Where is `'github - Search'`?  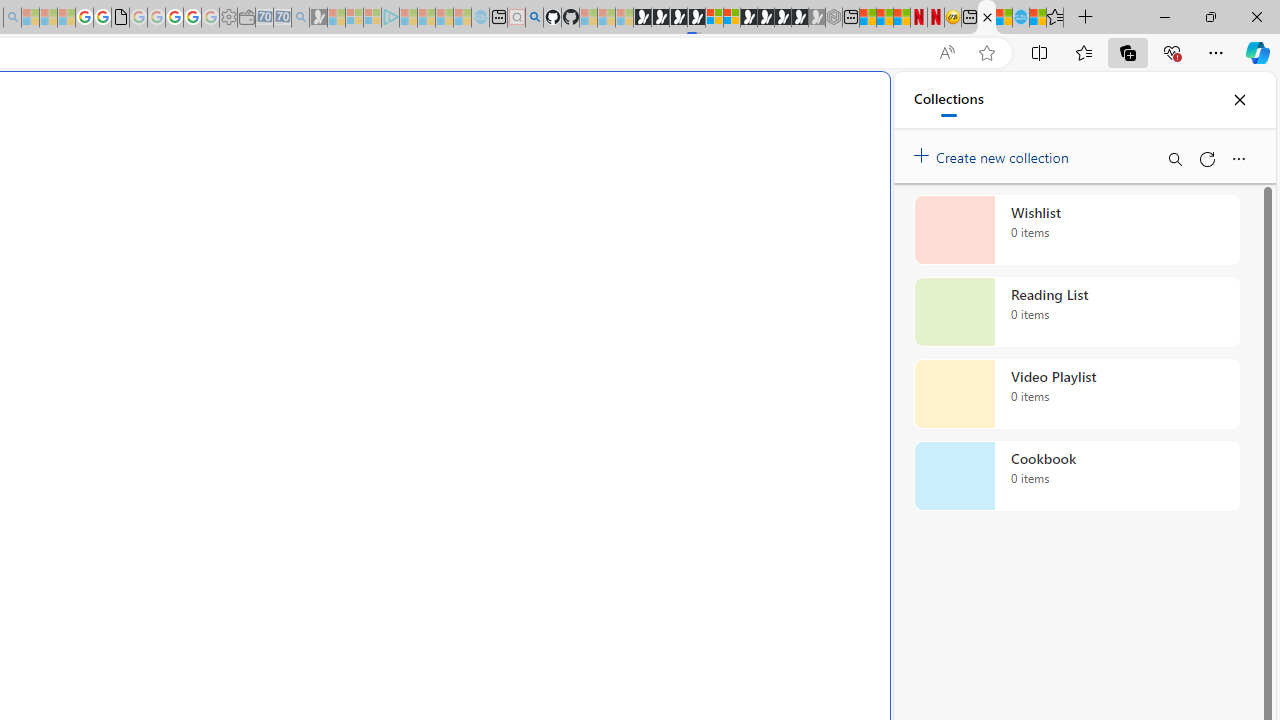 'github - Search' is located at coordinates (534, 17).